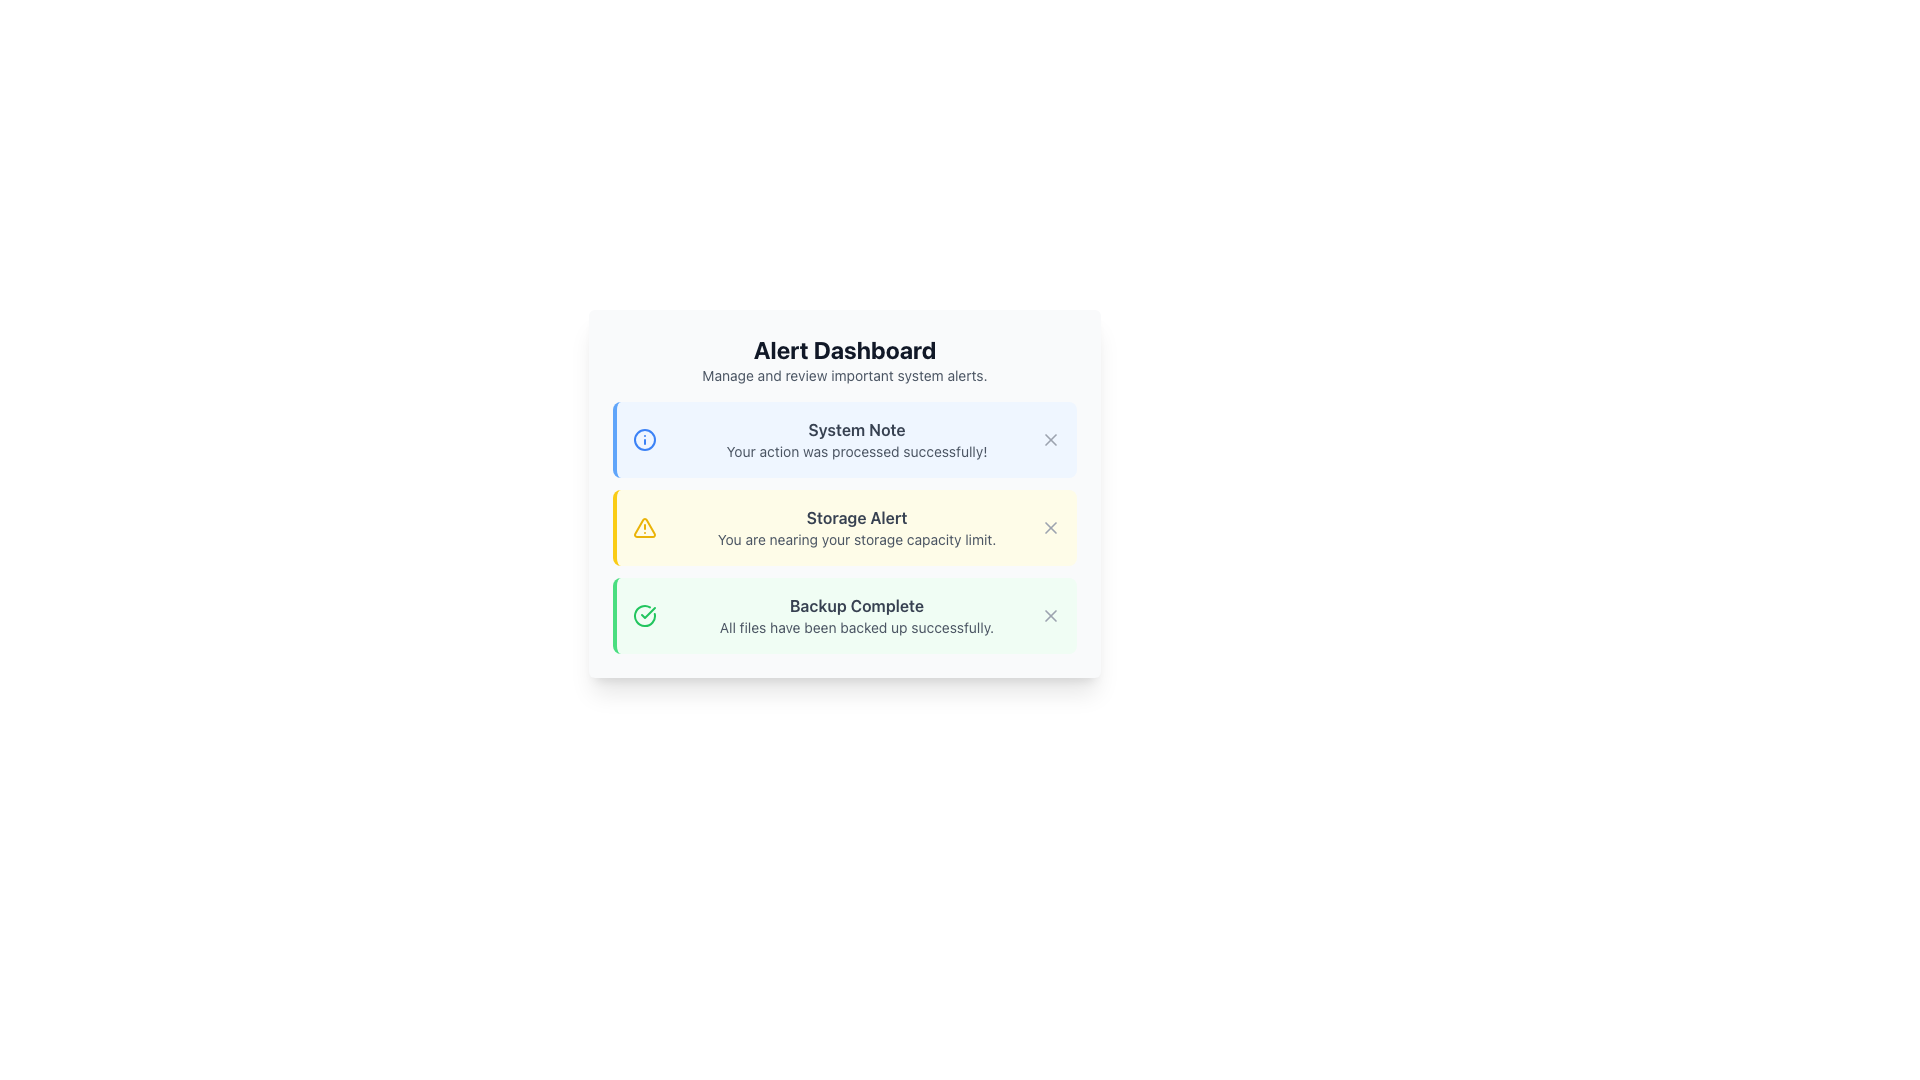  What do you see at coordinates (648, 612) in the screenshot?
I see `the checkmark icon in the 'Backup Complete' section, which serves as a visual indicator of a successful operation` at bounding box center [648, 612].